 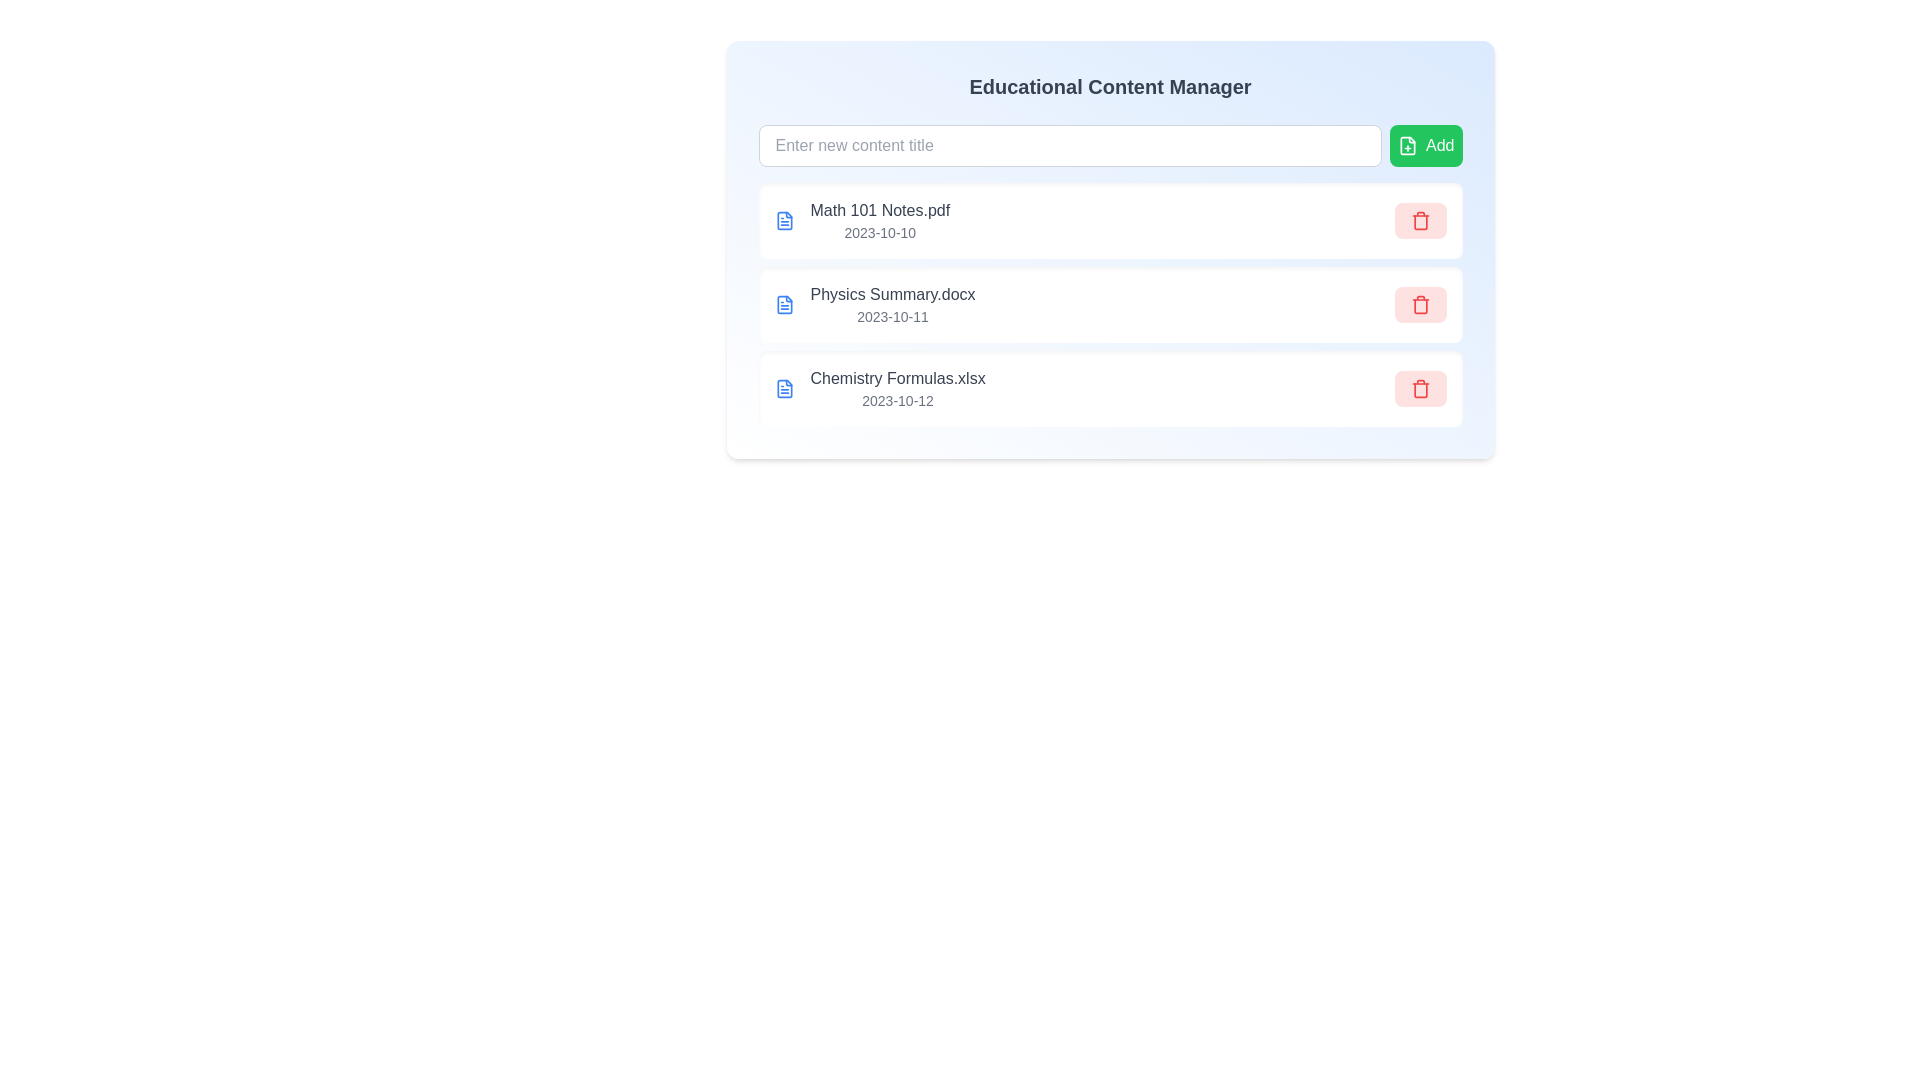 What do you see at coordinates (891, 315) in the screenshot?
I see `the static text label displaying the date '2023-10-11', which is located below 'Physics Summary.docx' in the second entry of a vertical list` at bounding box center [891, 315].